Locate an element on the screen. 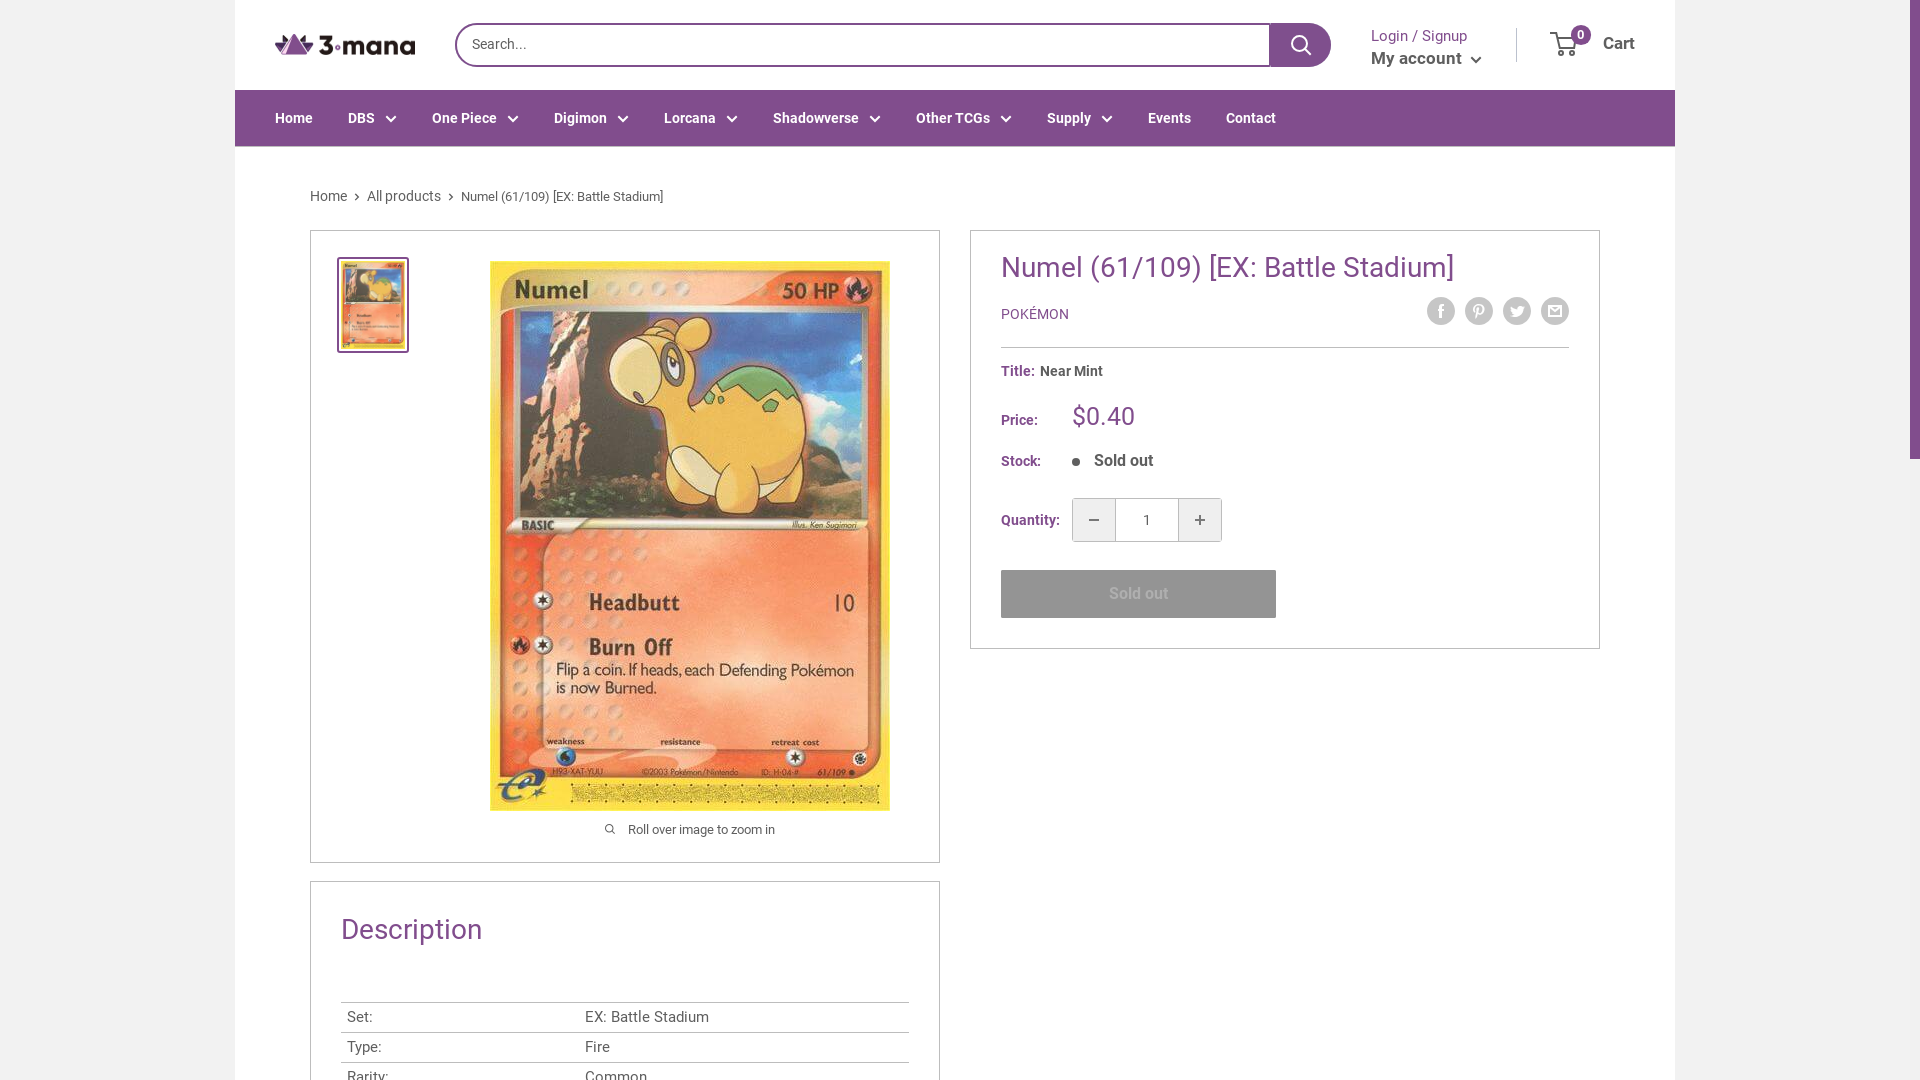 The width and height of the screenshot is (1920, 1080). 'Shadowverse' is located at coordinates (826, 118).